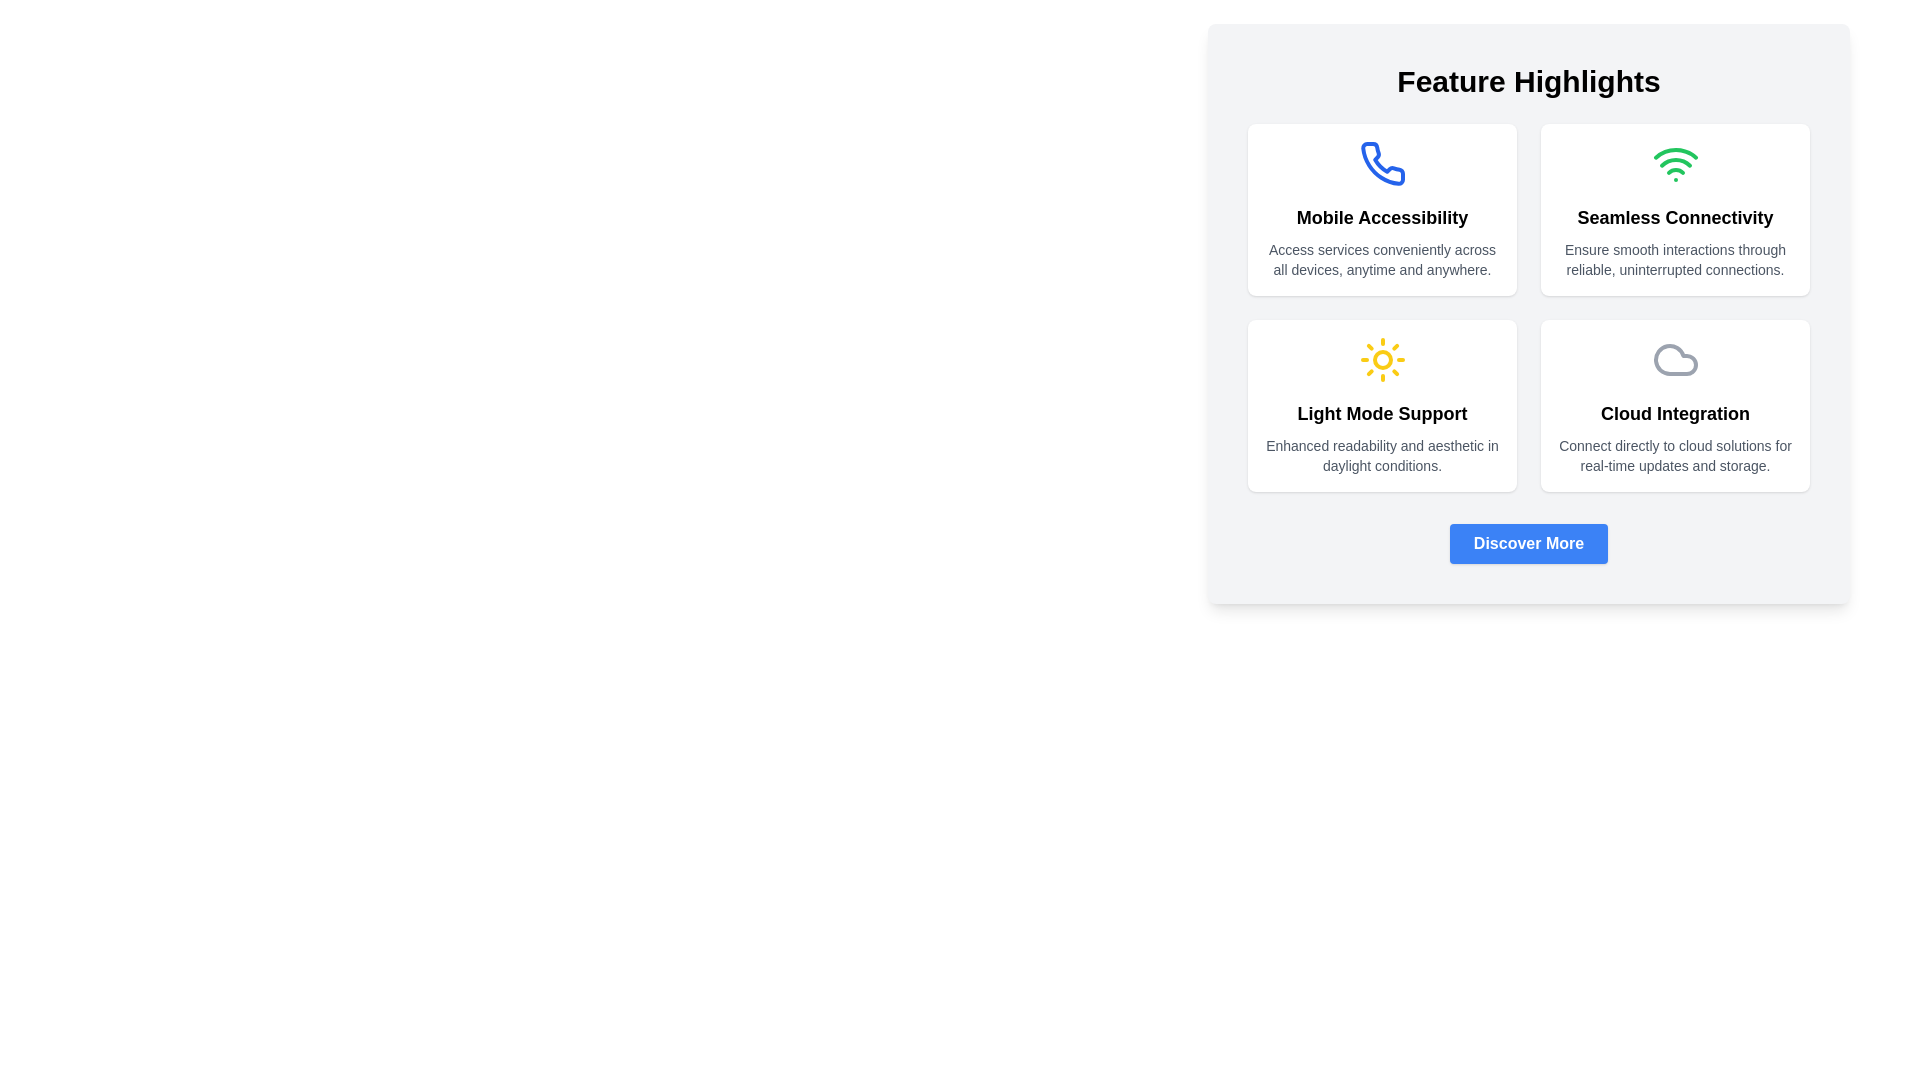  Describe the element at coordinates (1381, 358) in the screenshot. I see `the circular light yellow element inside the sun icon representing light mode support` at that location.